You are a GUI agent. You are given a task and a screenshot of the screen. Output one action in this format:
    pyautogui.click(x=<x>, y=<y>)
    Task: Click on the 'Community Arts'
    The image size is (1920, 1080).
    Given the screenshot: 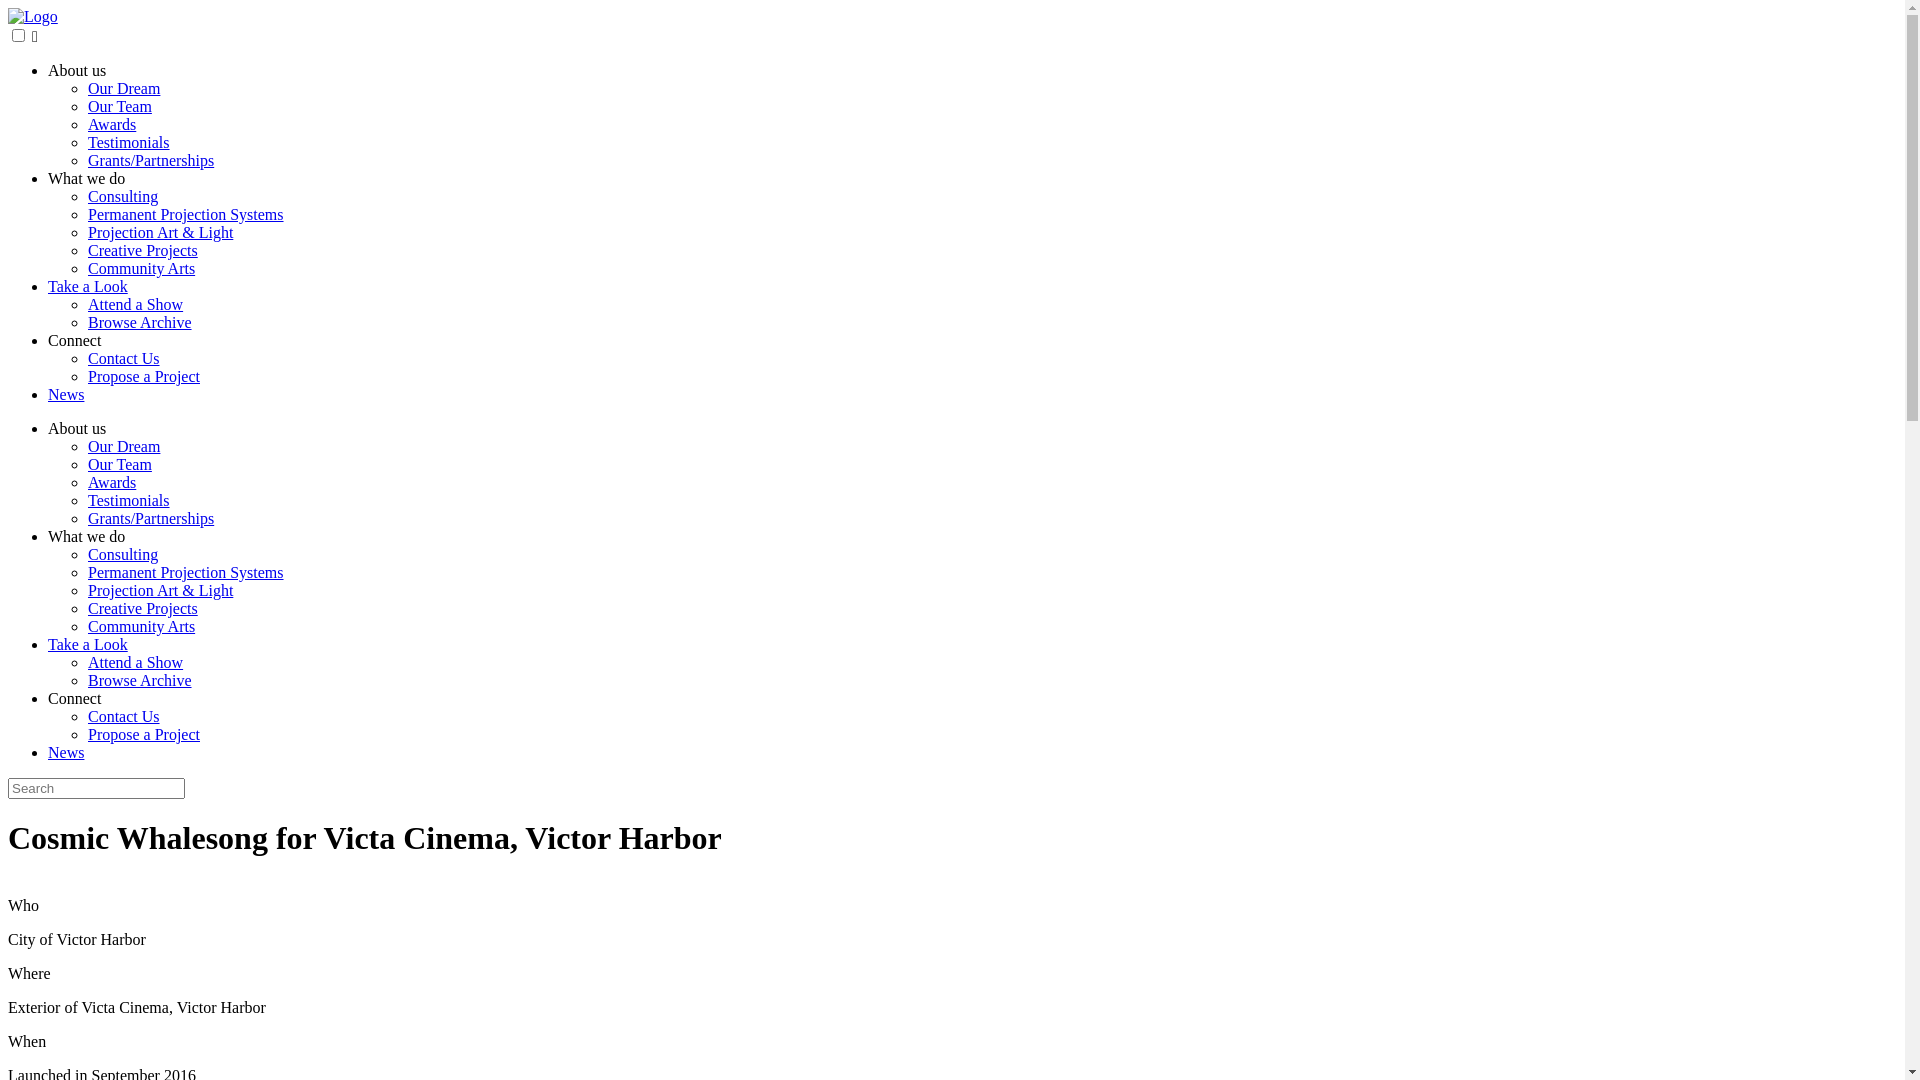 What is the action you would take?
    pyautogui.click(x=140, y=267)
    